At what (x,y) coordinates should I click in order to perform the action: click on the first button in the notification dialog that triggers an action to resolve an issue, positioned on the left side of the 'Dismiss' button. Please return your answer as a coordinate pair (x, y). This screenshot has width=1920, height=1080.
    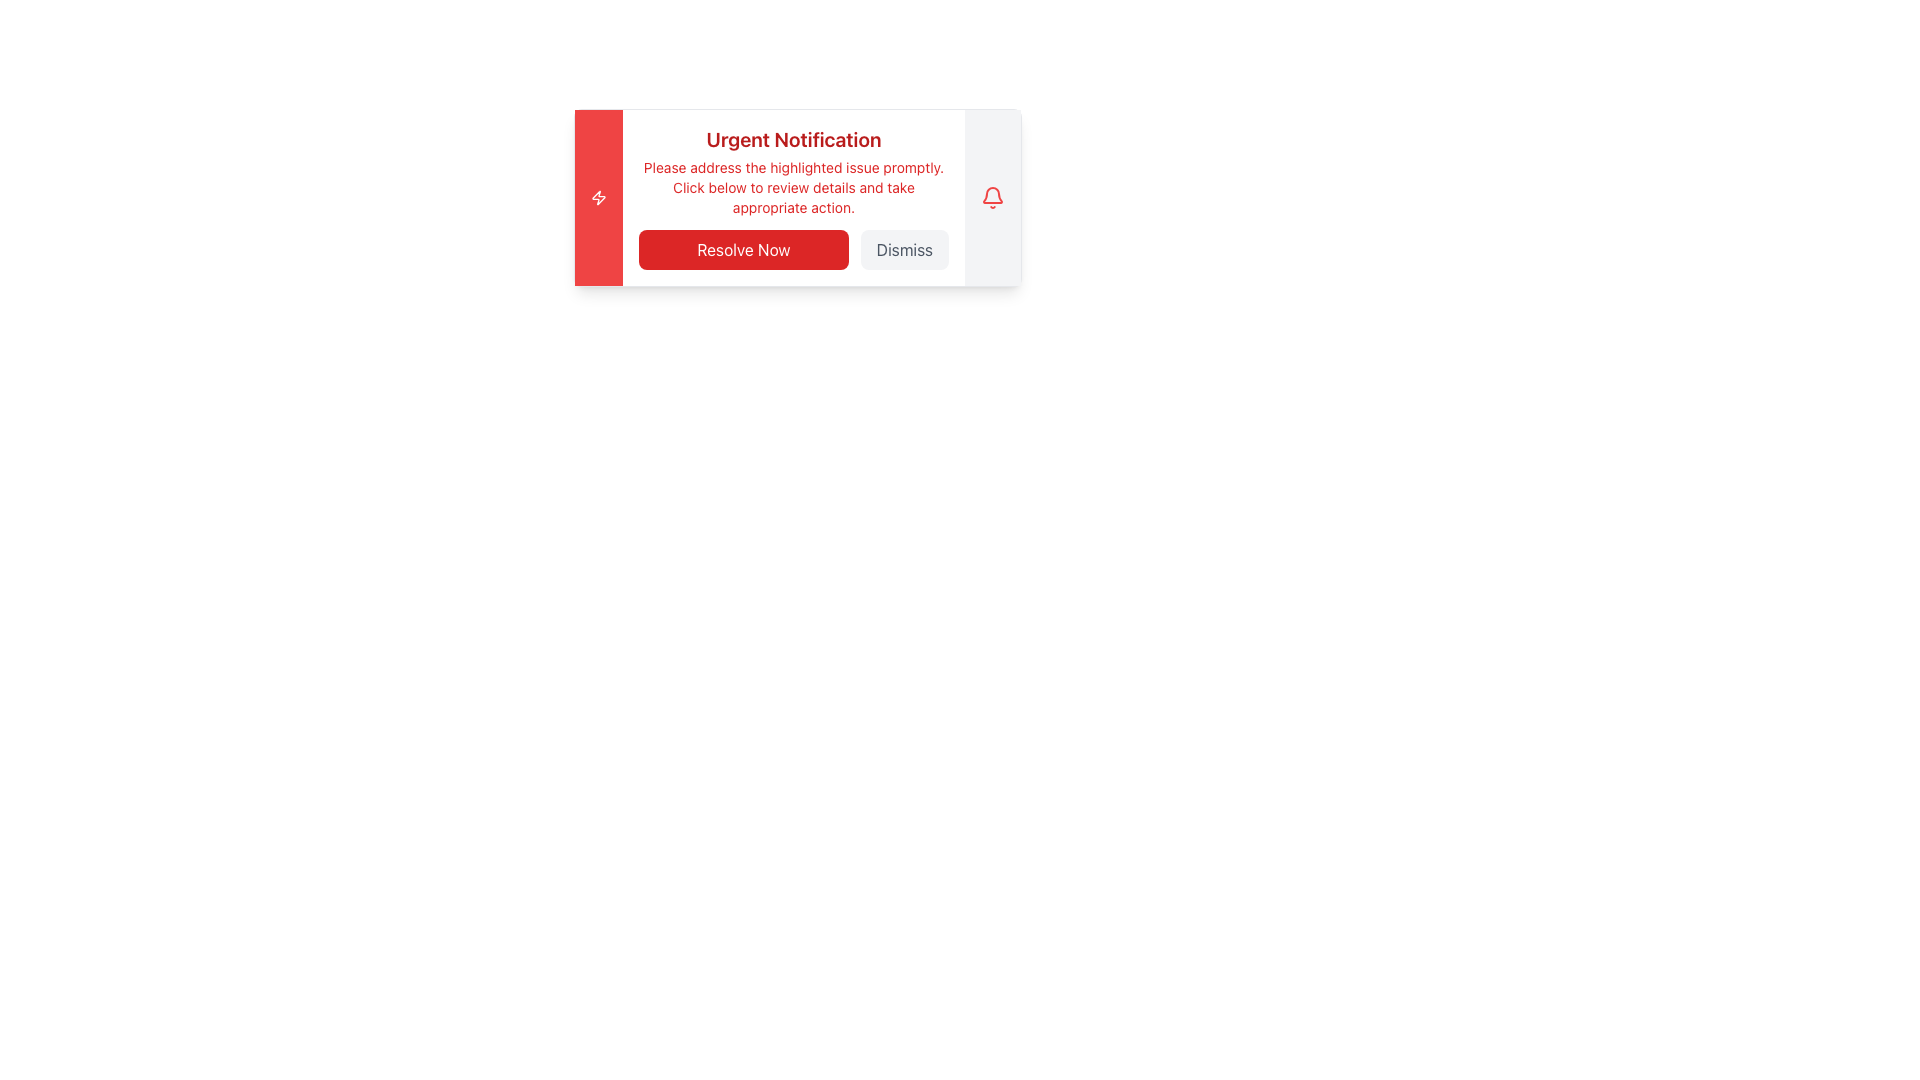
    Looking at the image, I should click on (742, 249).